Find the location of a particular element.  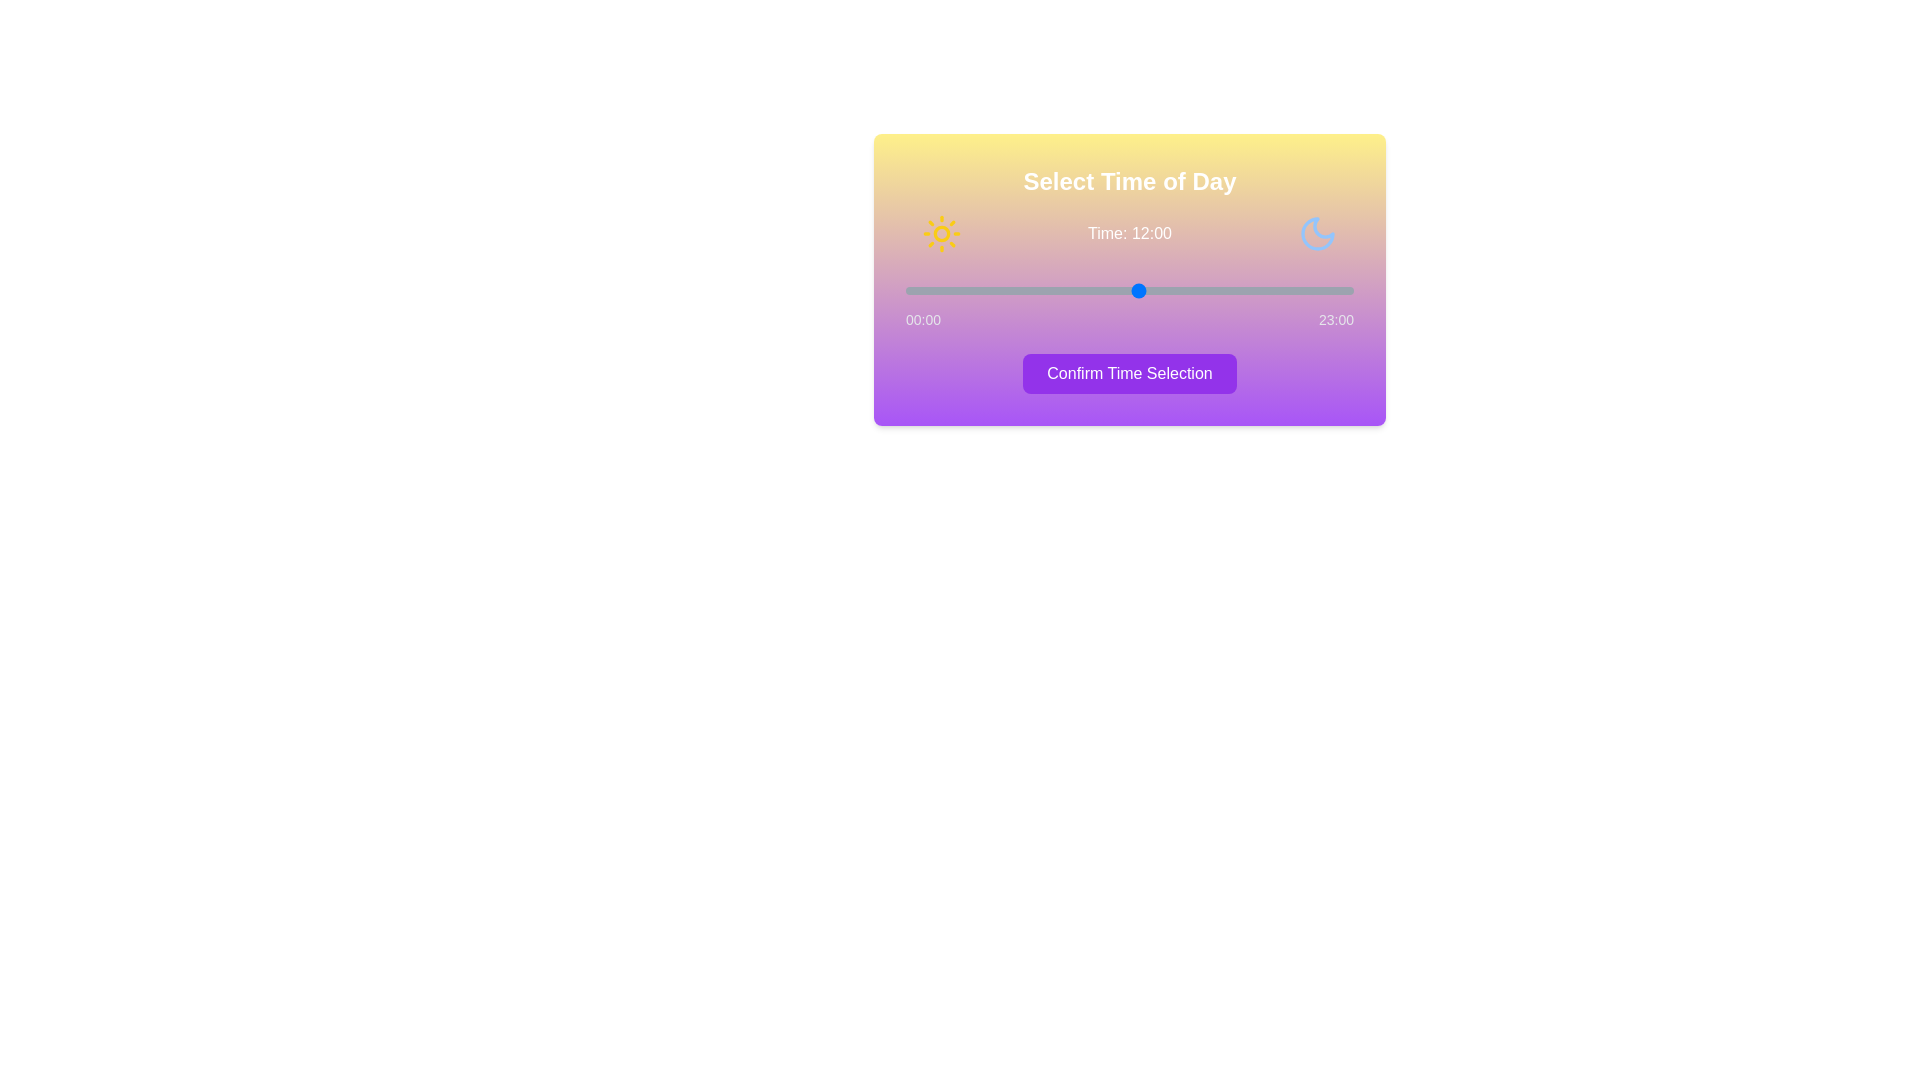

the time to 19 hour(s) by interacting with the slider is located at coordinates (1275, 290).